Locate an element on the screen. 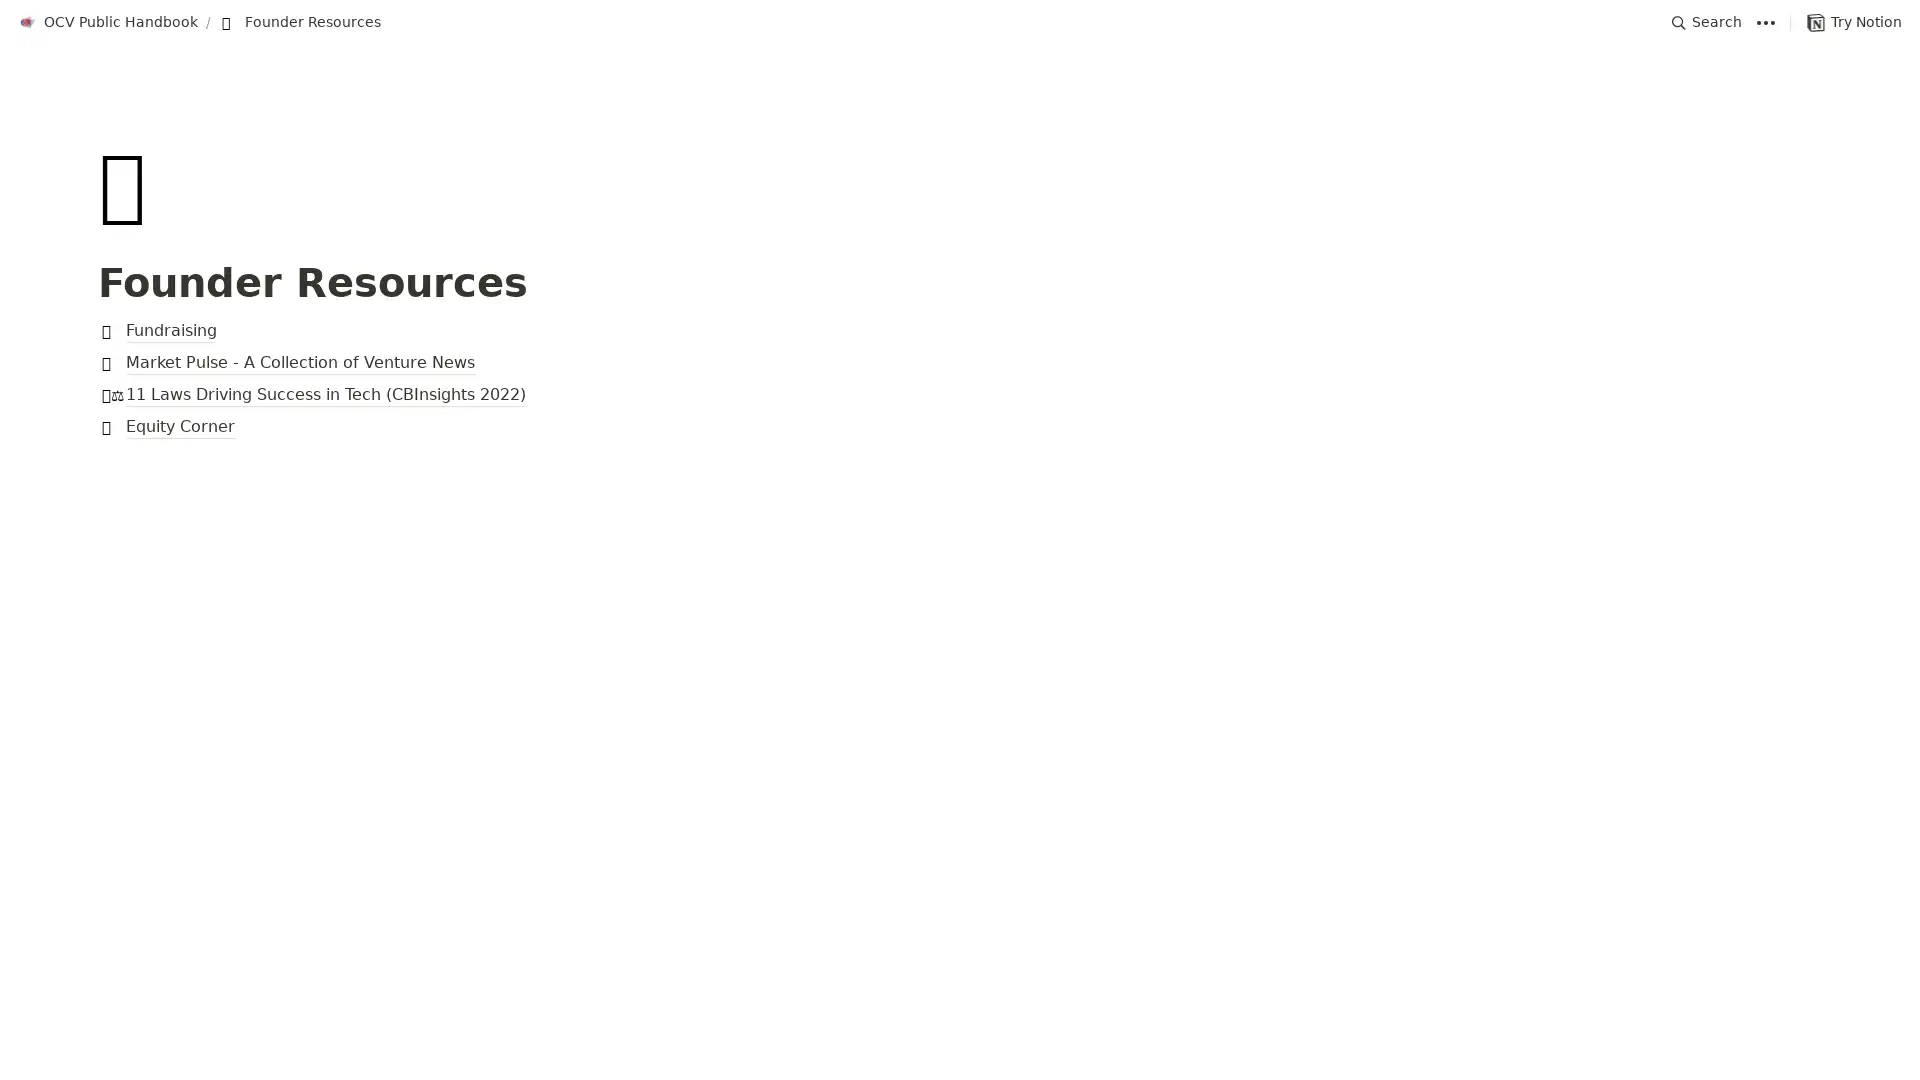 Image resolution: width=1920 pixels, height=1080 pixels. Fundraising is located at coordinates (960, 330).